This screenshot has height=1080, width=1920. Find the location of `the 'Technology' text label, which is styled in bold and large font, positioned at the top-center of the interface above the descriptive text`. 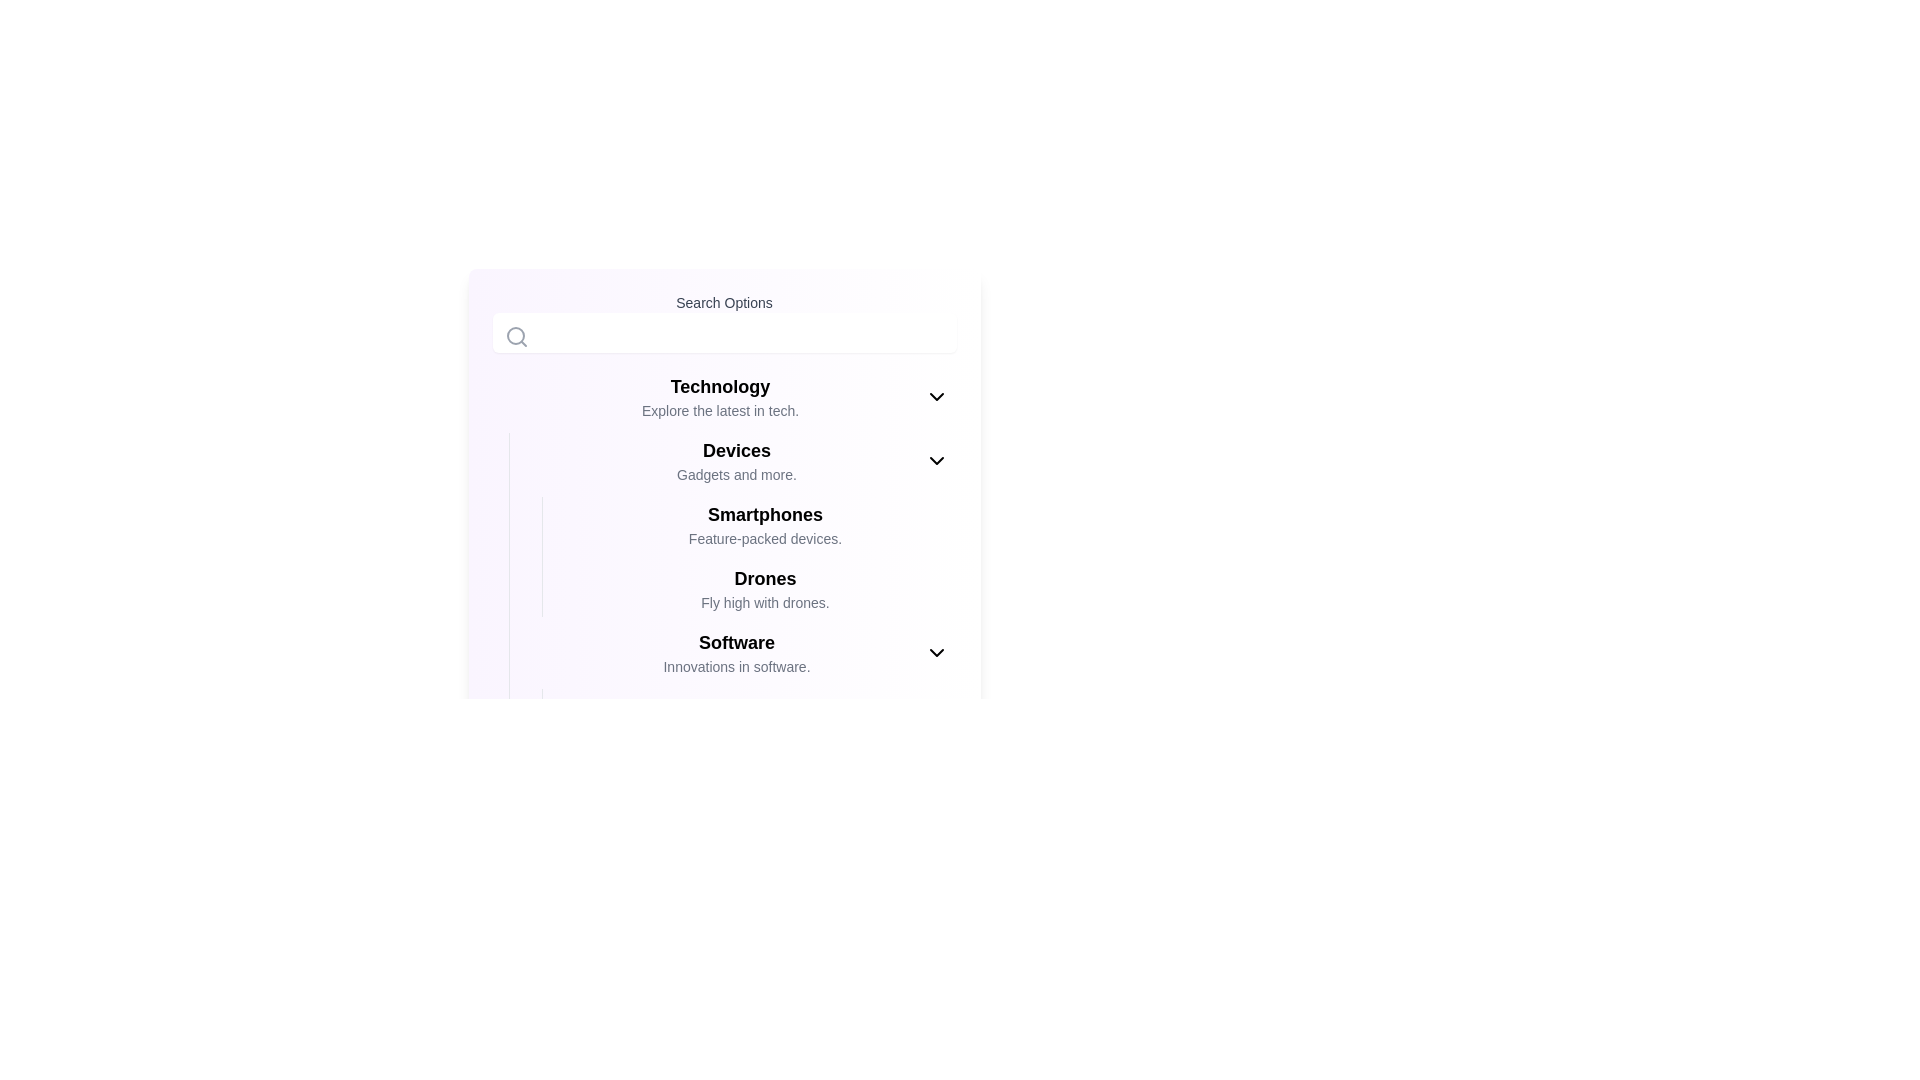

the 'Technology' text label, which is styled in bold and large font, positioned at the top-center of the interface above the descriptive text is located at coordinates (720, 386).